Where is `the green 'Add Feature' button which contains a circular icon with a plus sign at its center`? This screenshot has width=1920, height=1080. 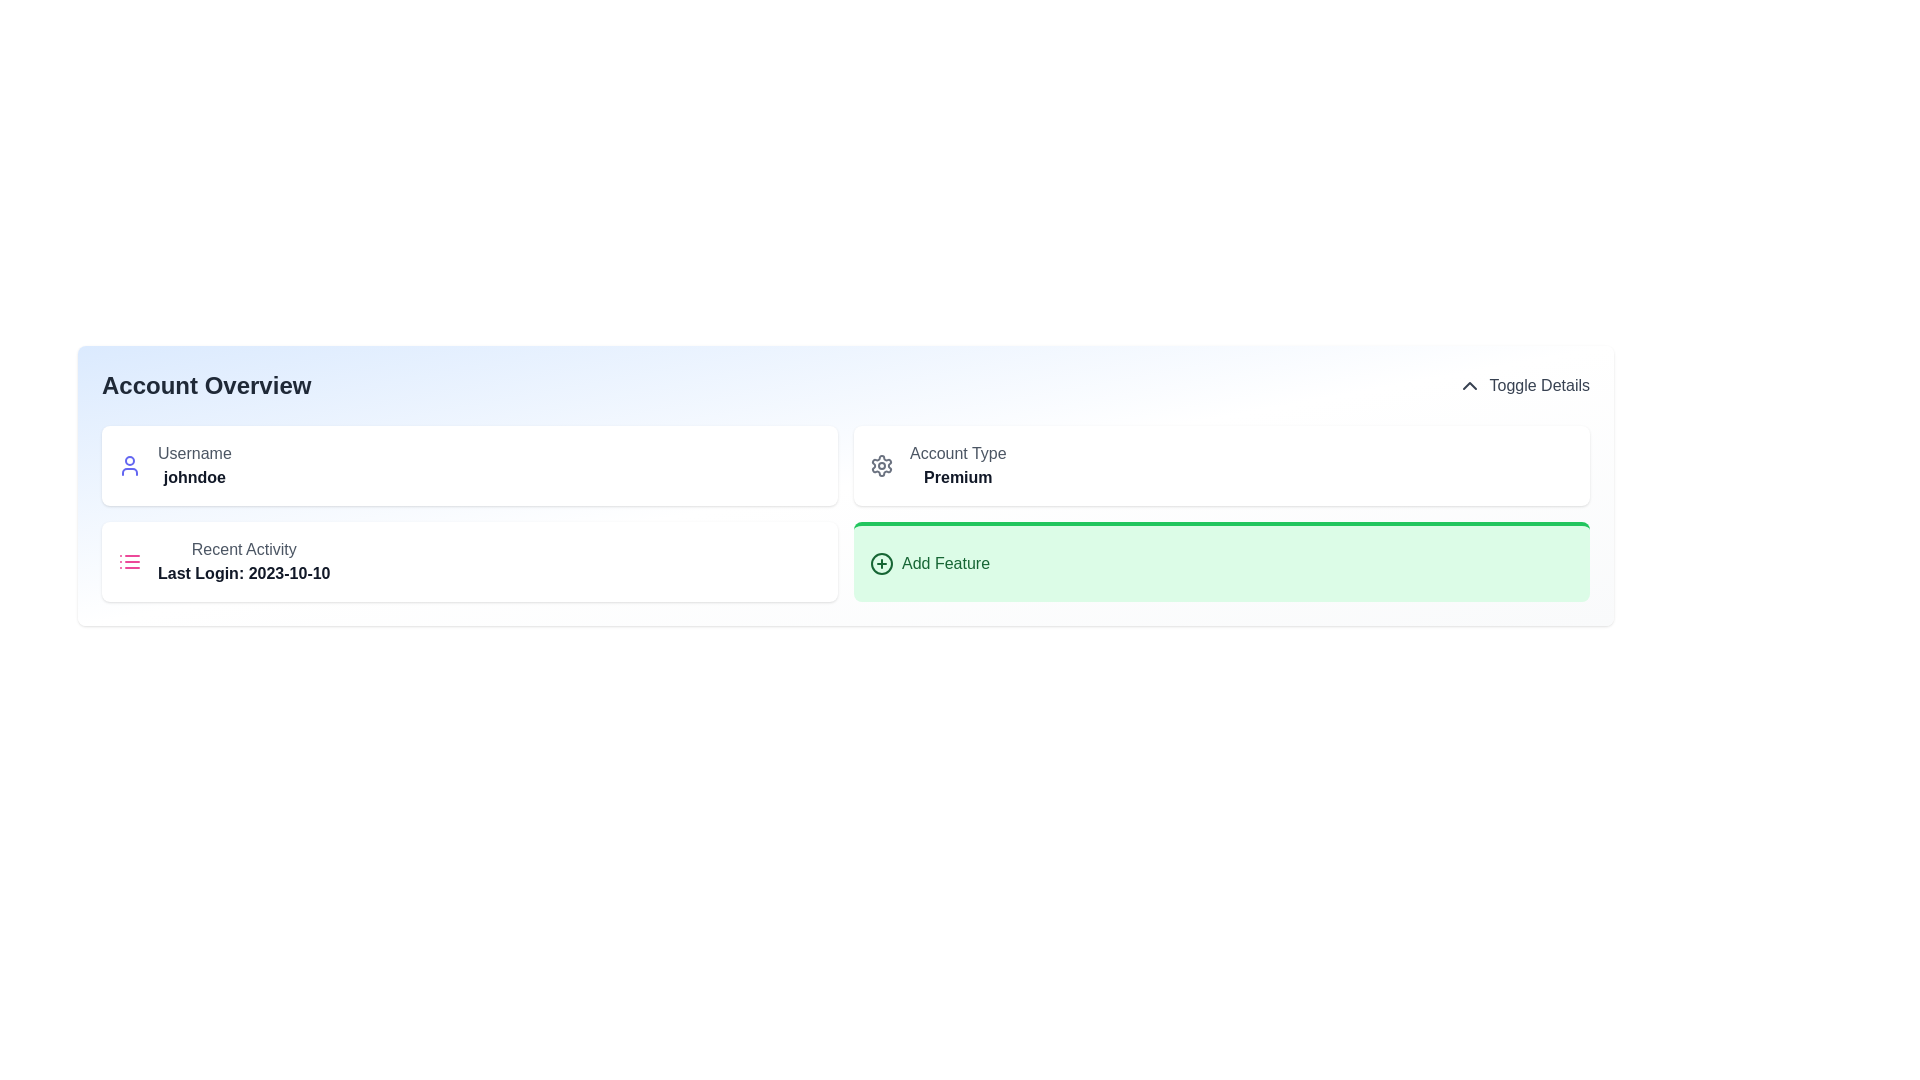
the green 'Add Feature' button which contains a circular icon with a plus sign at its center is located at coordinates (881, 563).